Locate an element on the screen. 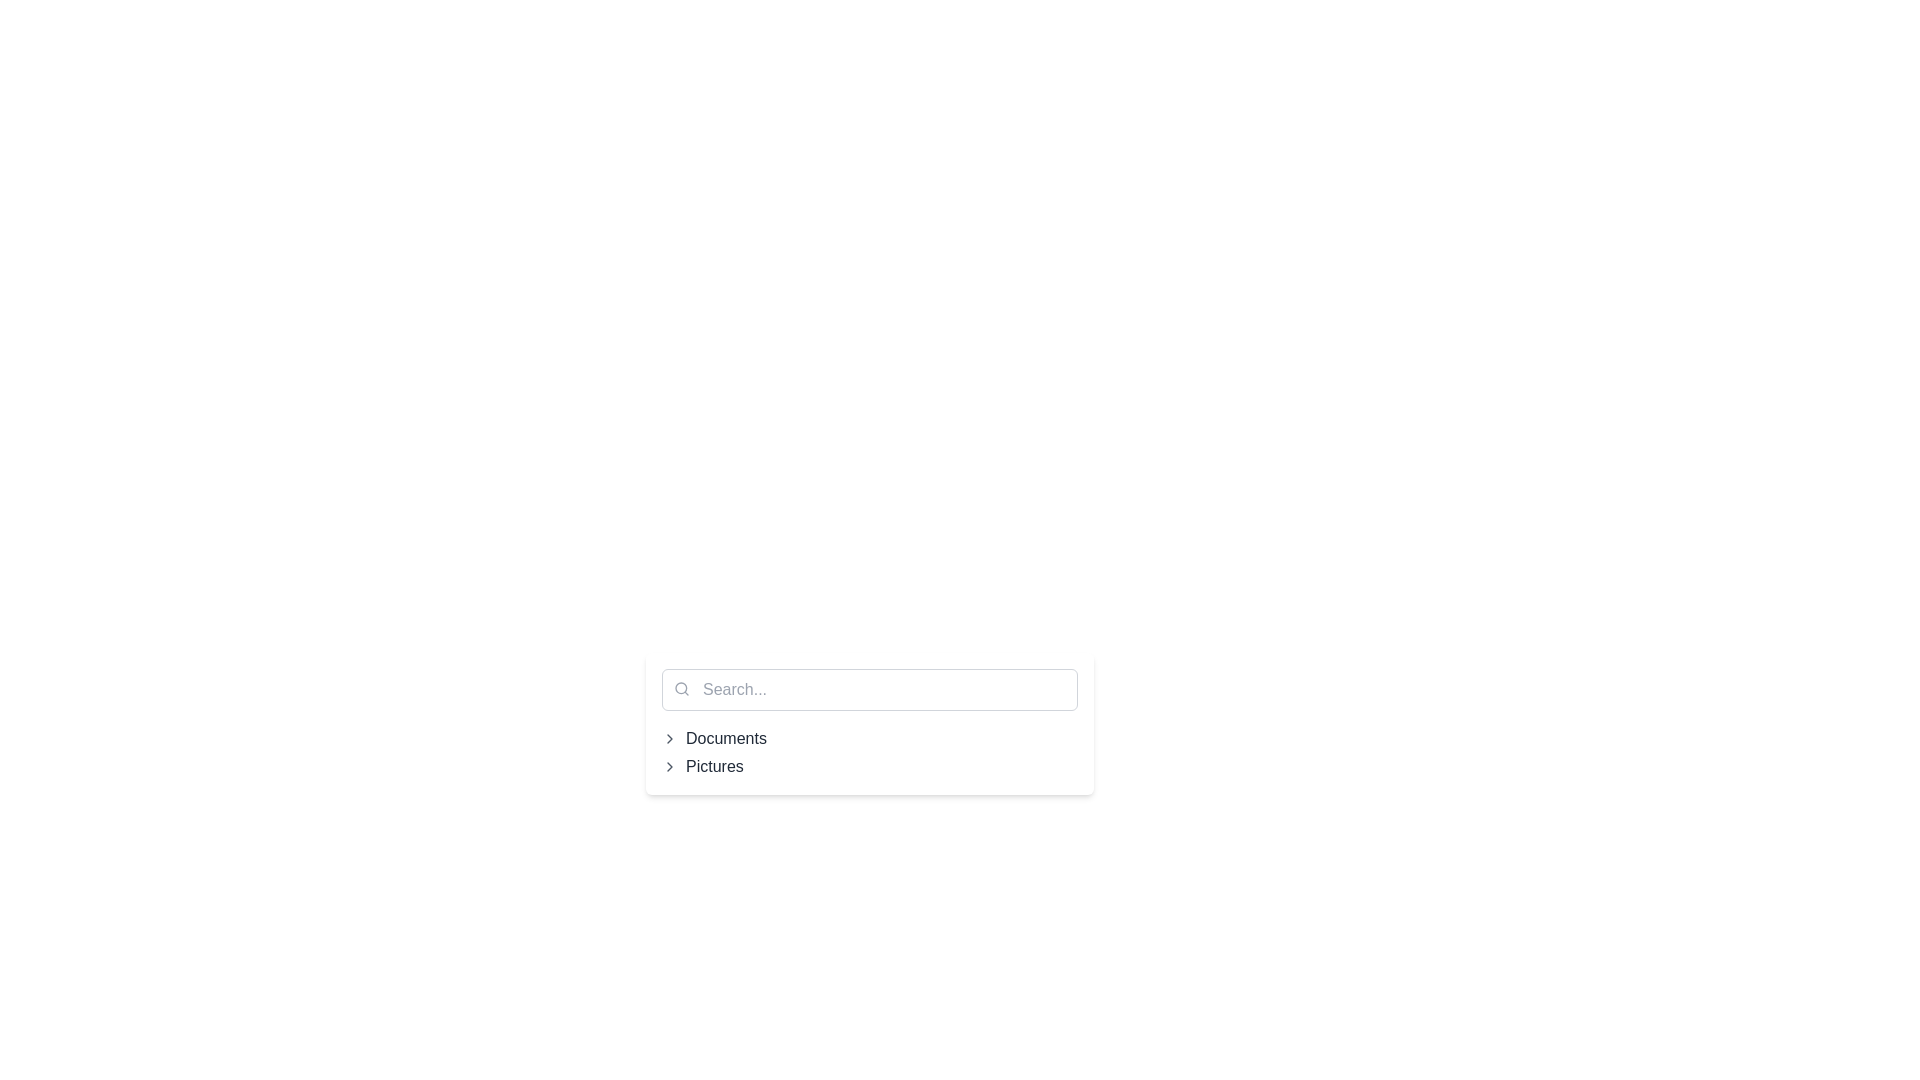  the chevron icon located to the left of the 'Documents' text is located at coordinates (670, 739).